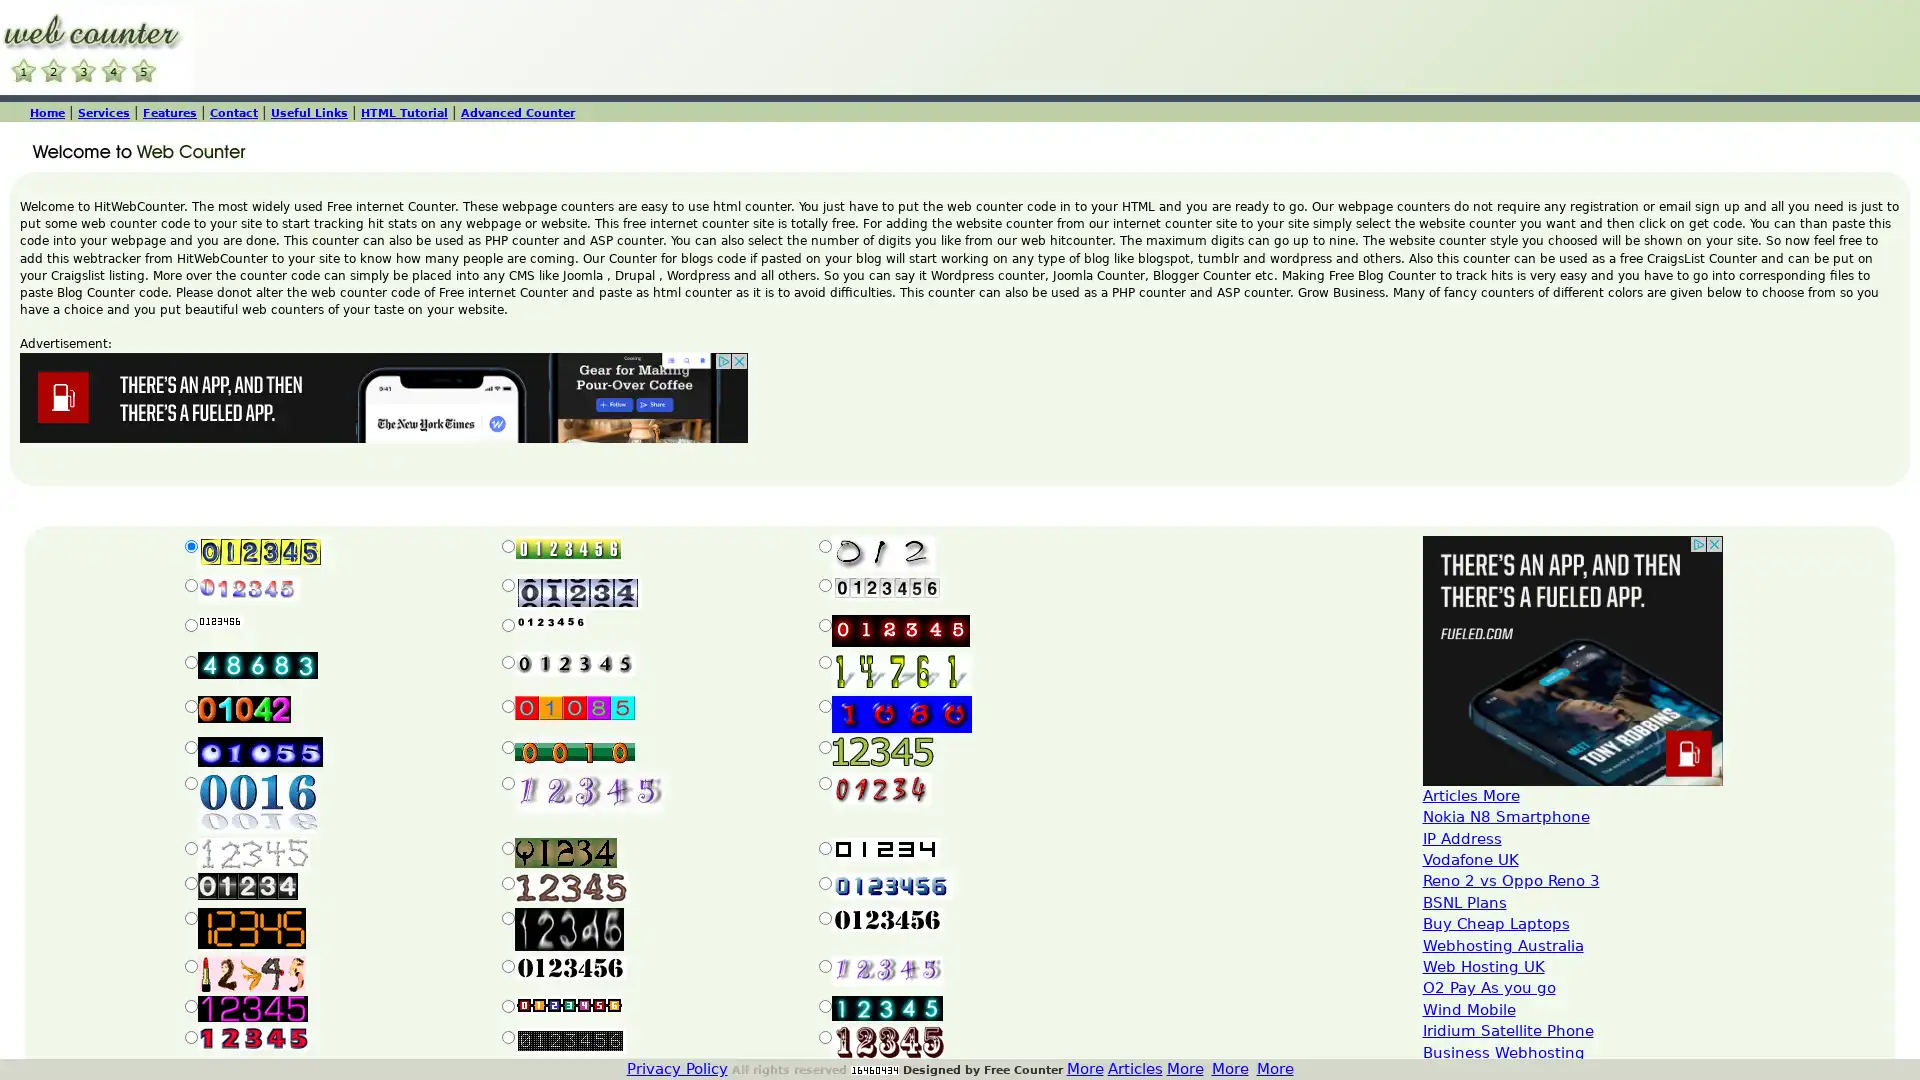  Describe the element at coordinates (885, 586) in the screenshot. I see `Submit` at that location.